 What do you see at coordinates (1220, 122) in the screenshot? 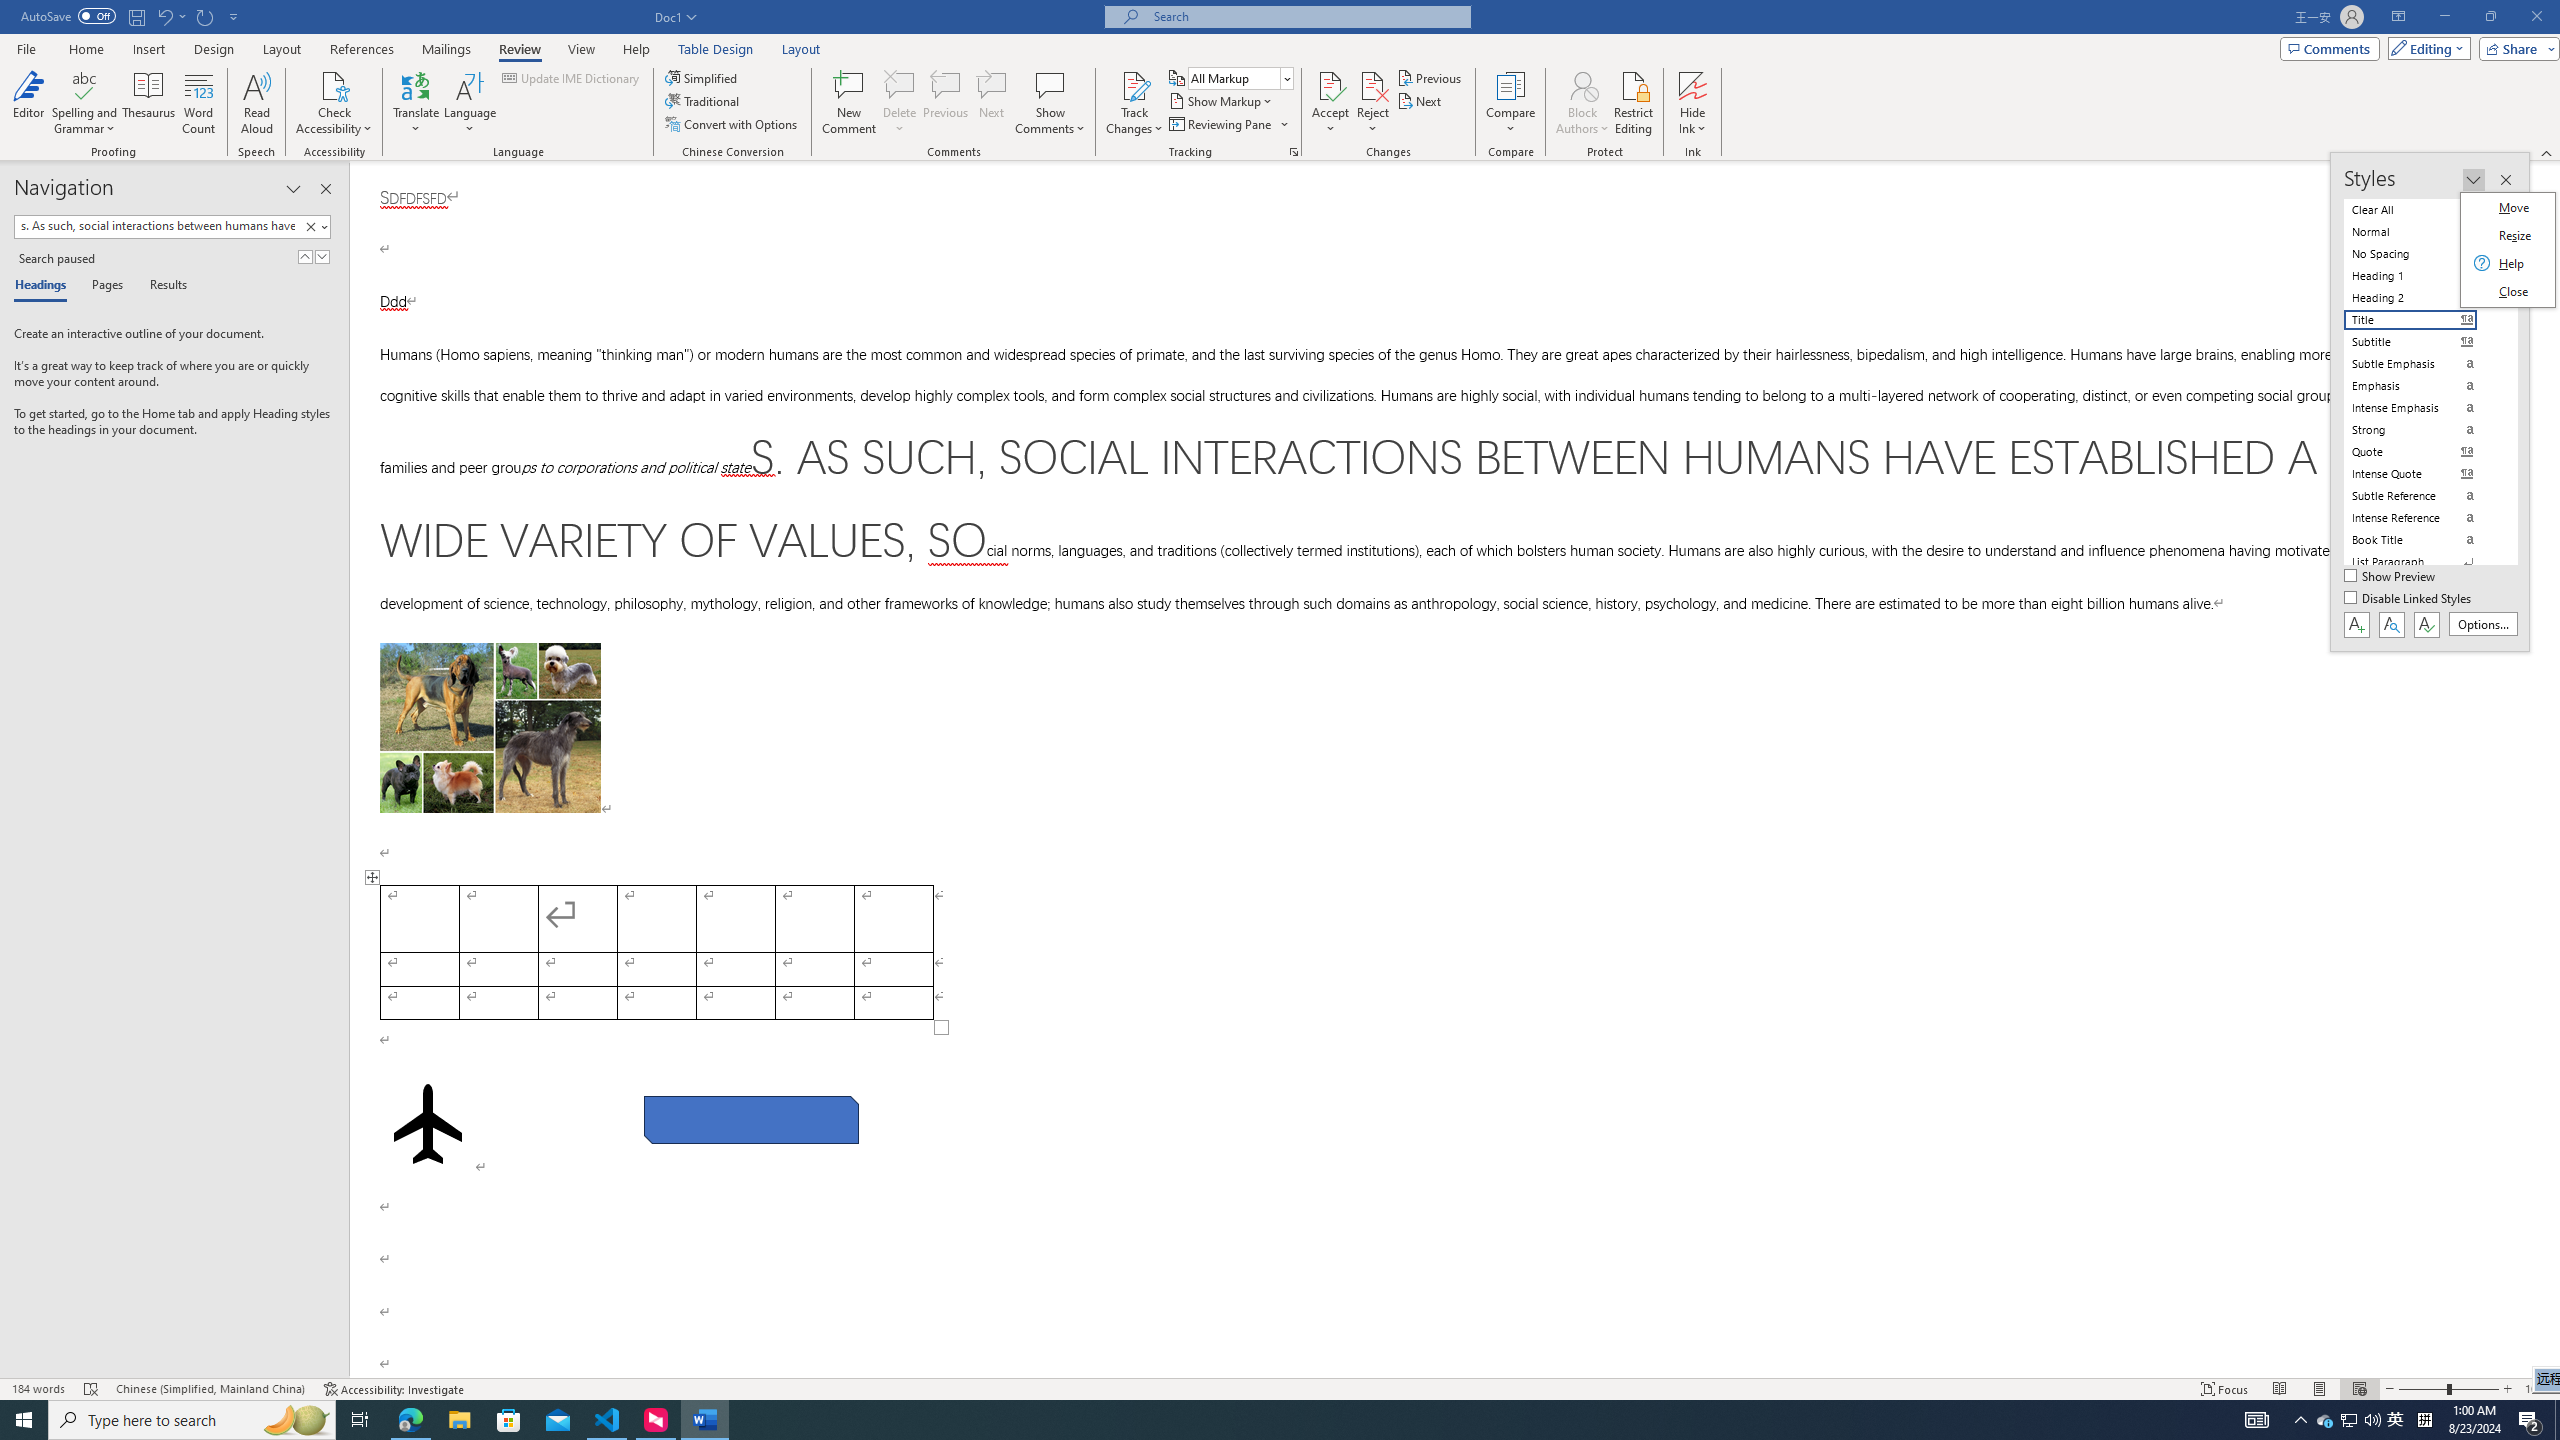
I see `'Reviewing Pane'` at bounding box center [1220, 122].